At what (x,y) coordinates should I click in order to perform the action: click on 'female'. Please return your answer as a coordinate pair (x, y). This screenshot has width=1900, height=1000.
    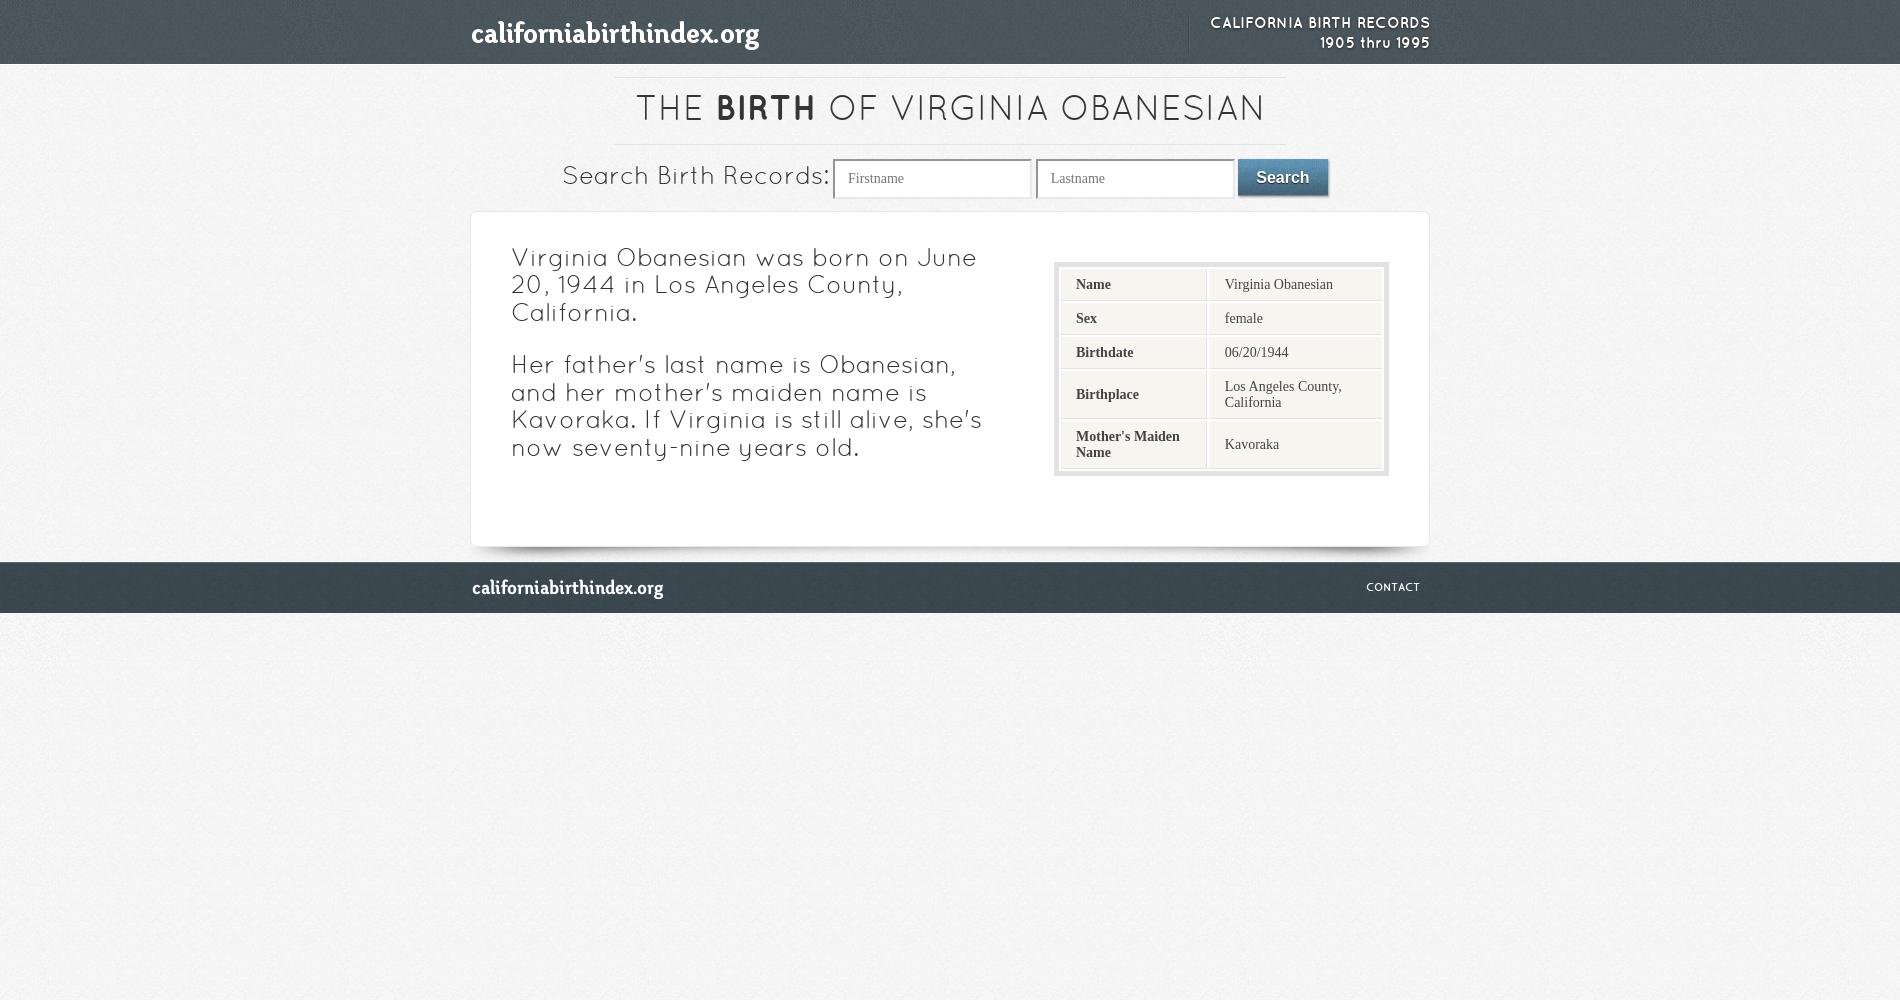
    Looking at the image, I should click on (1241, 316).